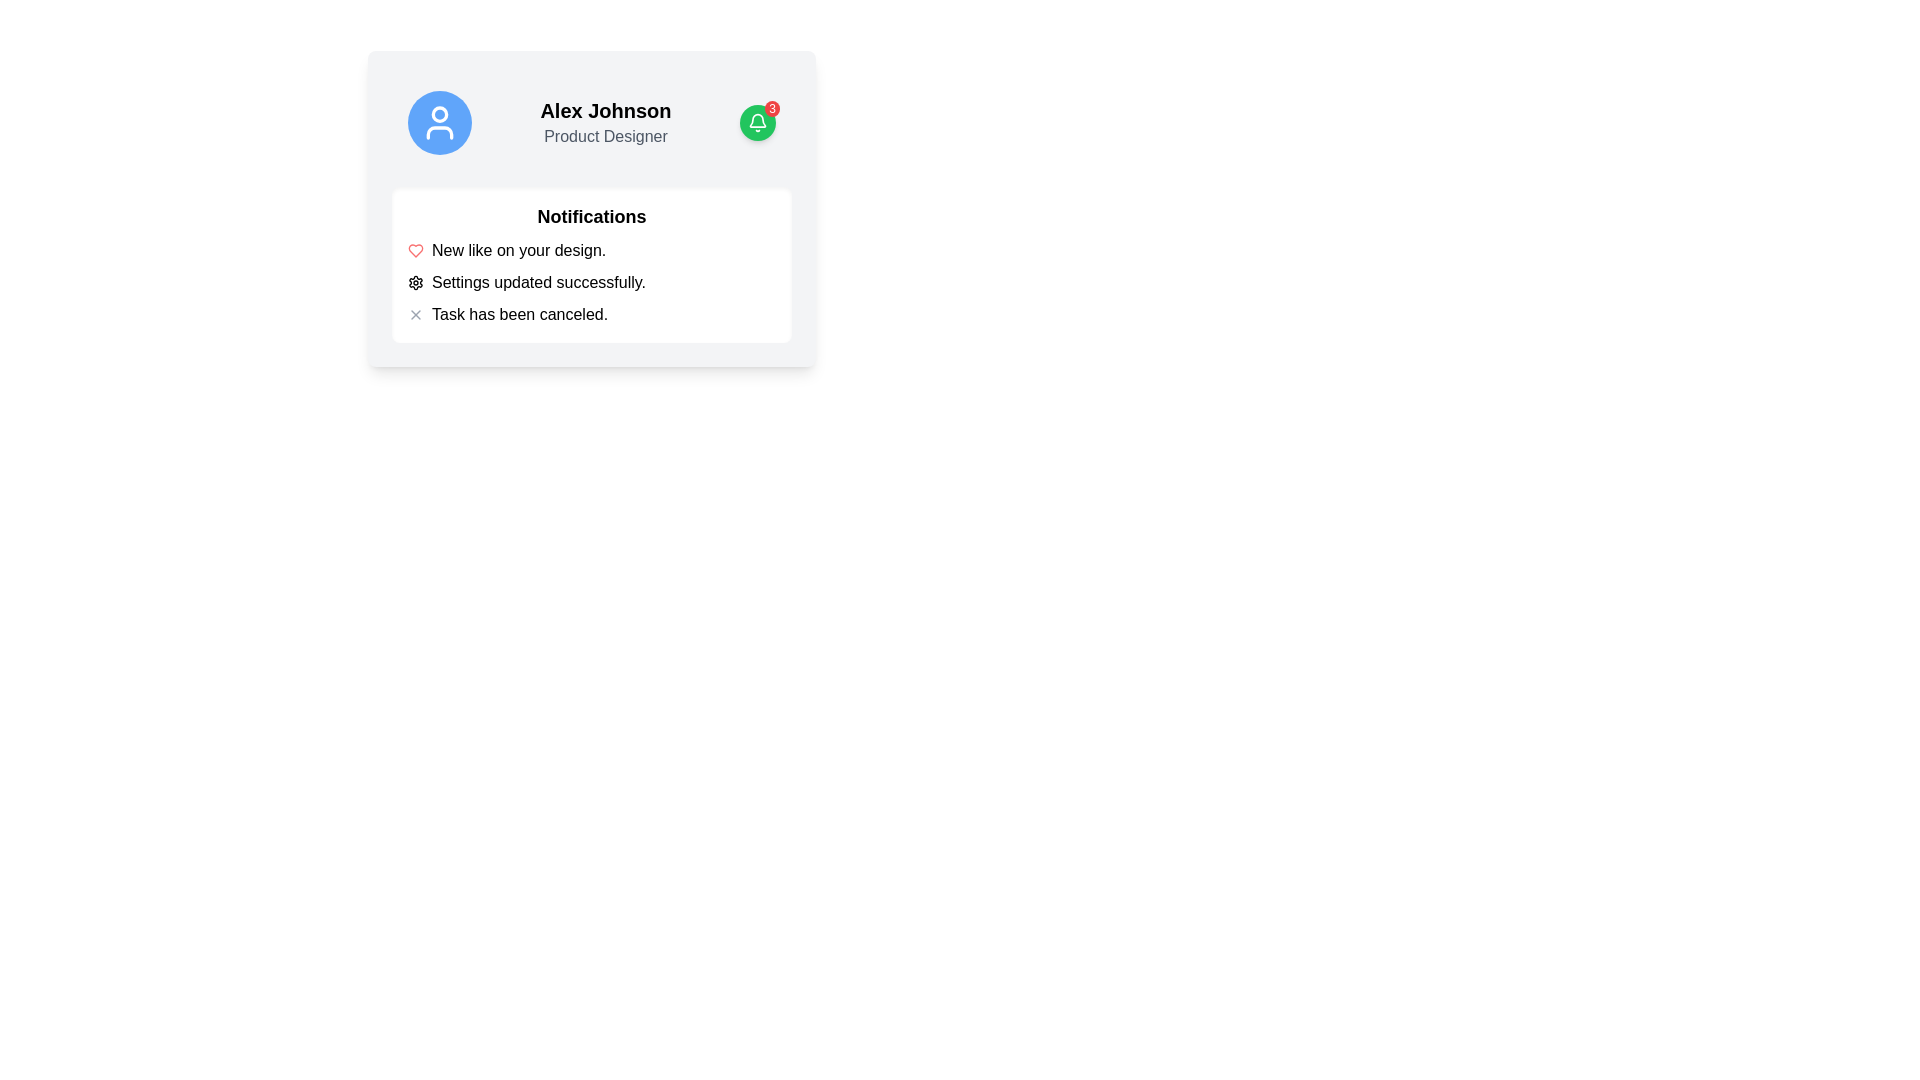 This screenshot has height=1080, width=1920. Describe the element at coordinates (519, 249) in the screenshot. I see `text content of the notification label that says 'New like on your design.' which is rendered in bold black font and located within the first notification block in the 'Notifications' section` at that location.